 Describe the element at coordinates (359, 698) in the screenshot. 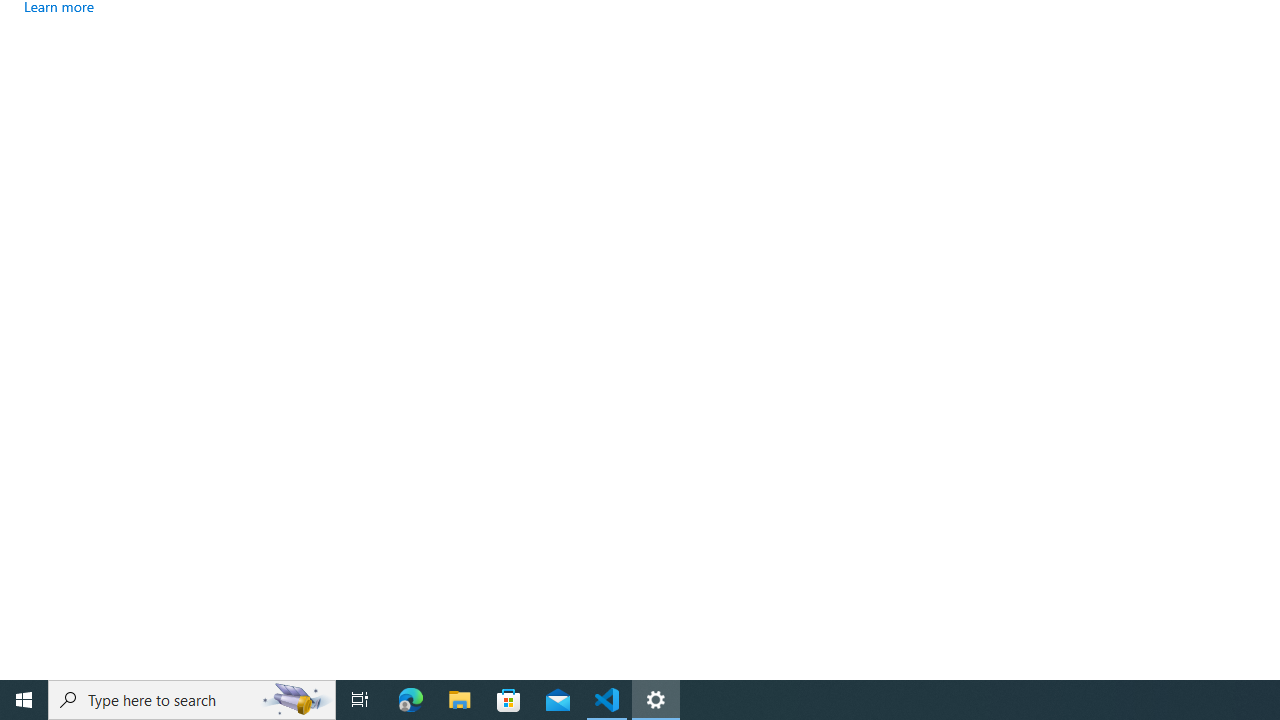

I see `'Task View'` at that location.